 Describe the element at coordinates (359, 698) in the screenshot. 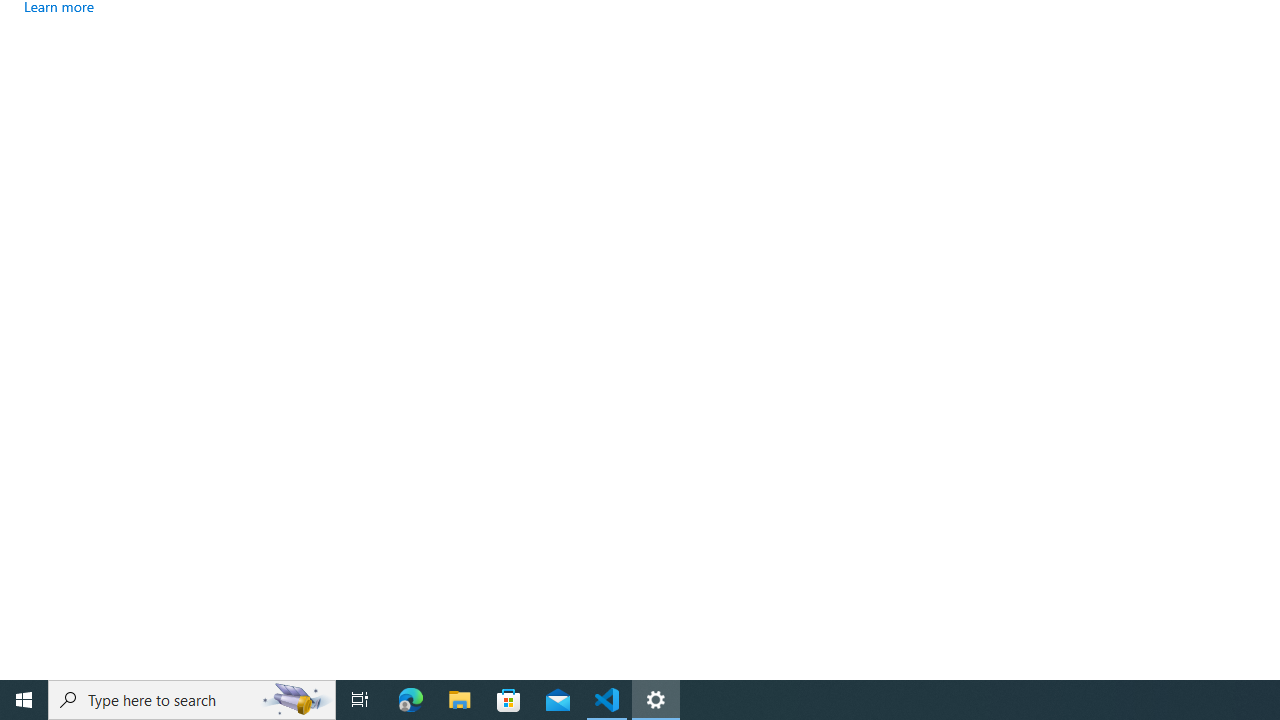

I see `'Task View'` at that location.